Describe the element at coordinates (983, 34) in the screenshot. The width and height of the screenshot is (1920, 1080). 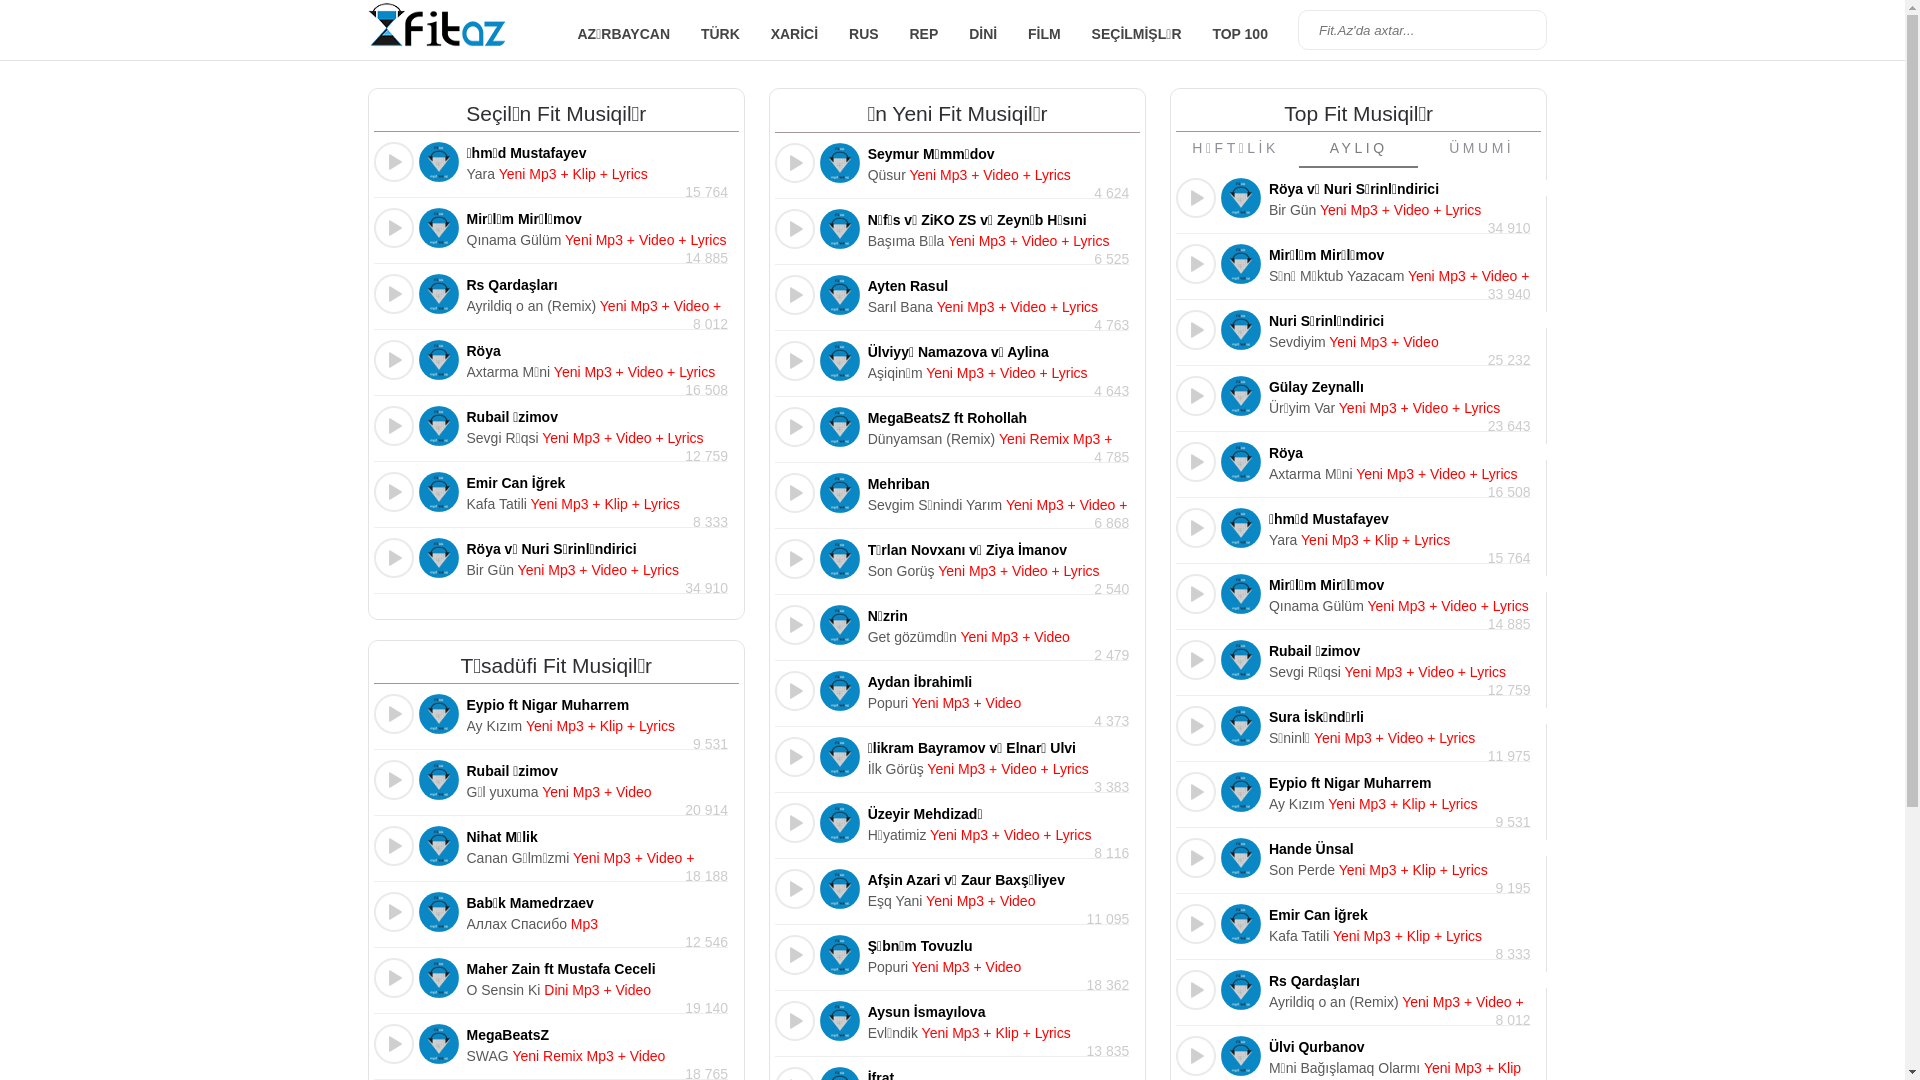
I see `'DINI'` at that location.